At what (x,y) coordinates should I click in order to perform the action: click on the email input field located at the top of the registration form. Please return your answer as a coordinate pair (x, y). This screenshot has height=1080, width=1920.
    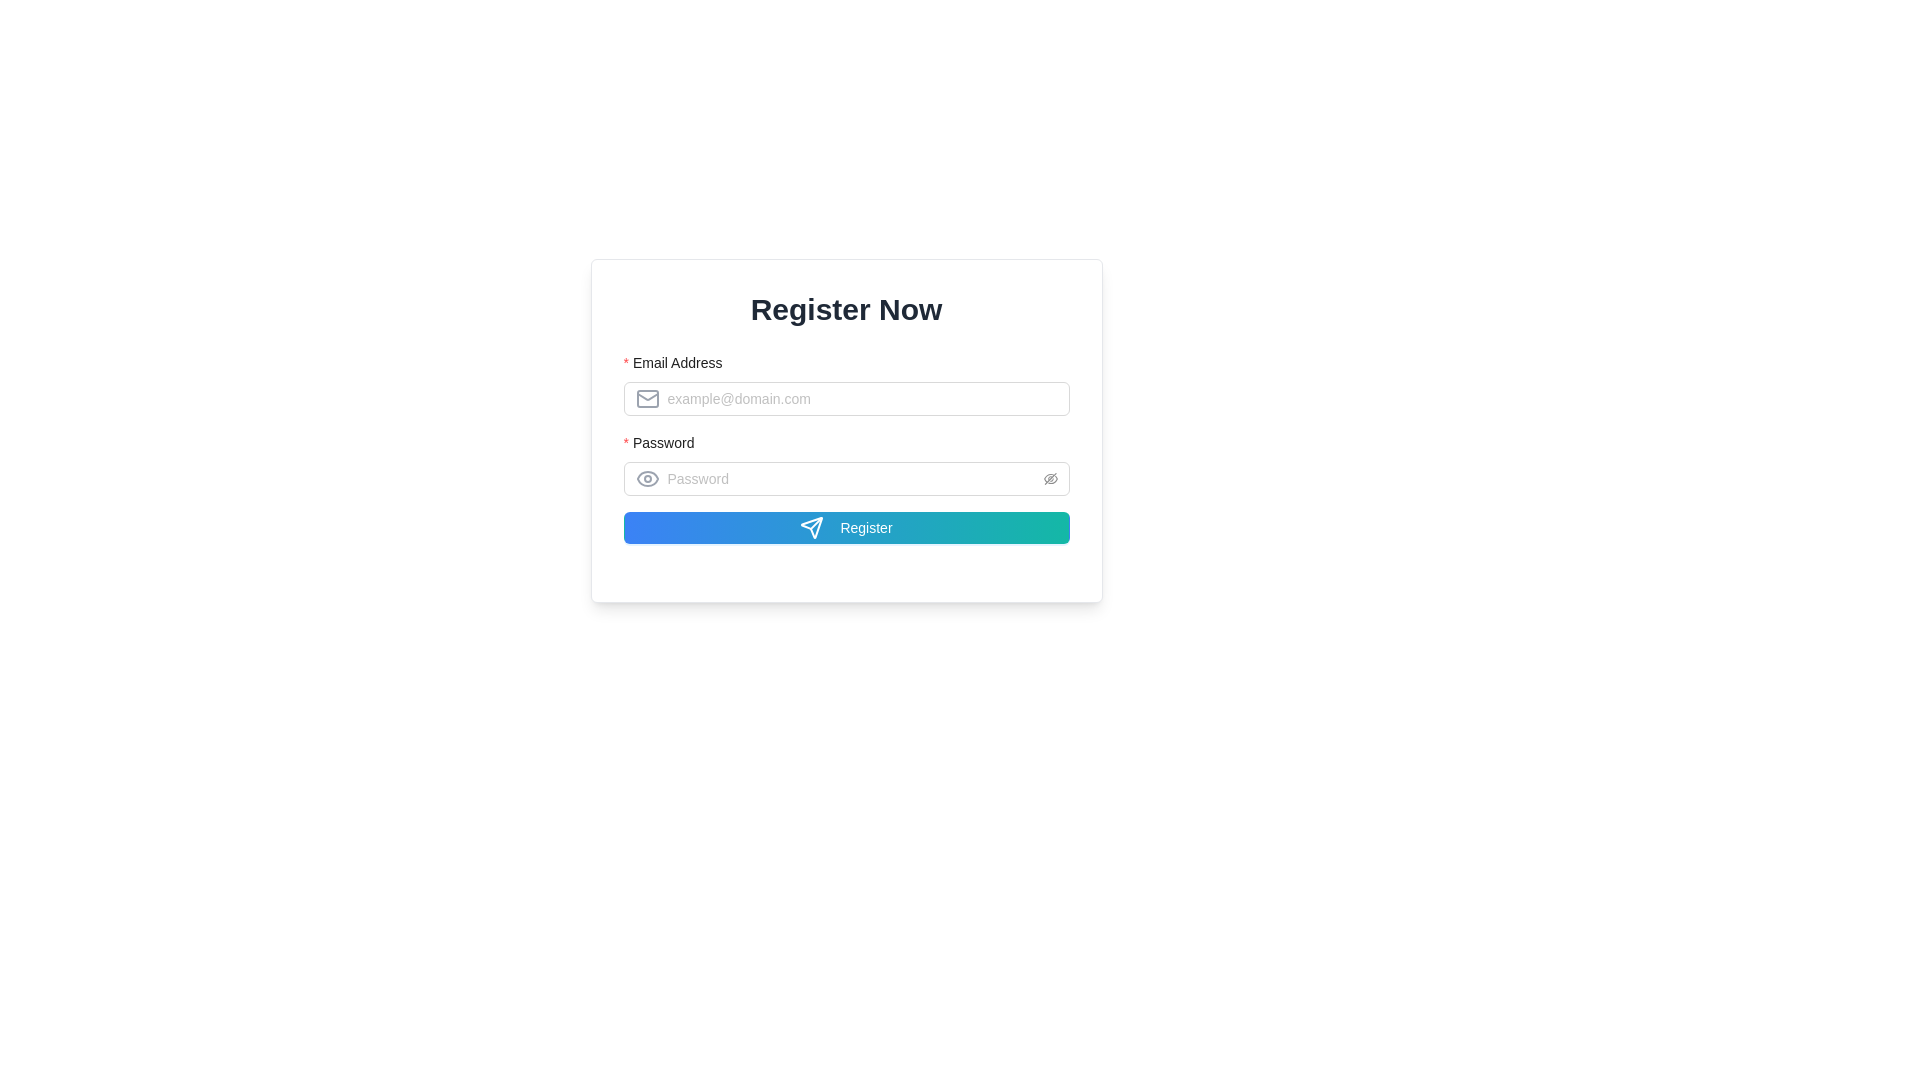
    Looking at the image, I should click on (846, 384).